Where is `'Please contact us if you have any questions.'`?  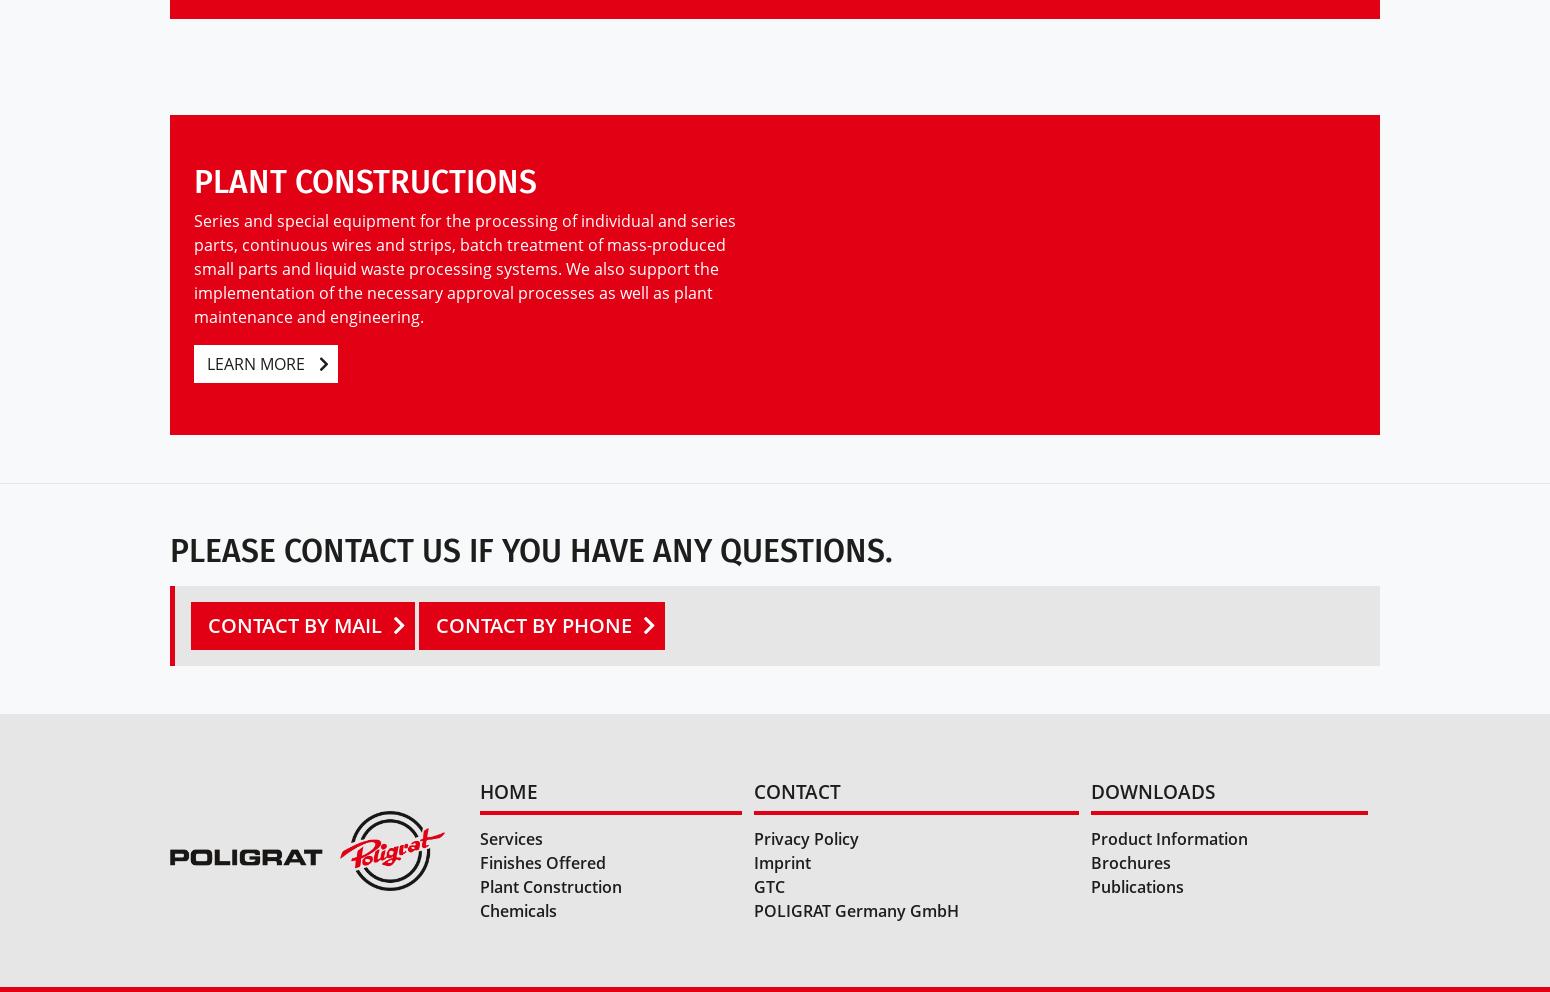
'Please contact us if you have any questions.' is located at coordinates (530, 549).